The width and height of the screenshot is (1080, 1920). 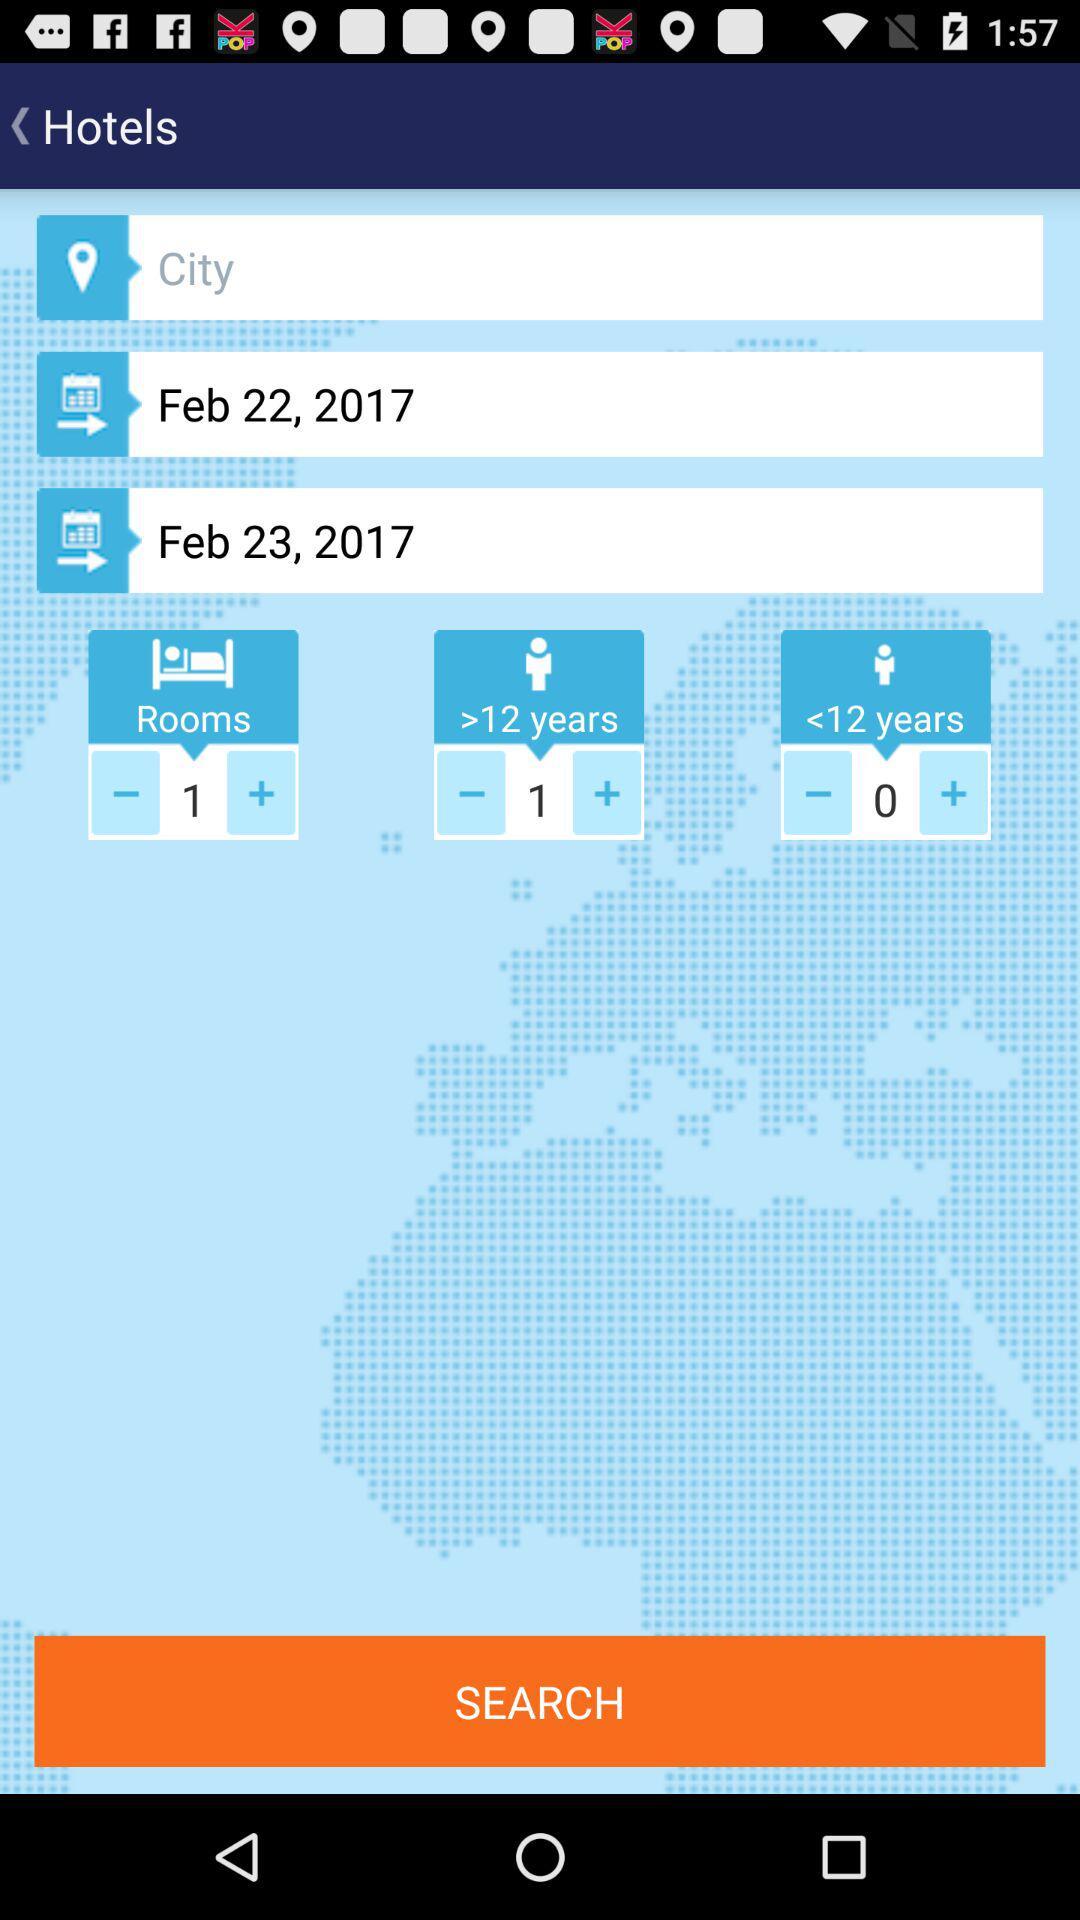 What do you see at coordinates (817, 791) in the screenshot?
I see `minus the value` at bounding box center [817, 791].